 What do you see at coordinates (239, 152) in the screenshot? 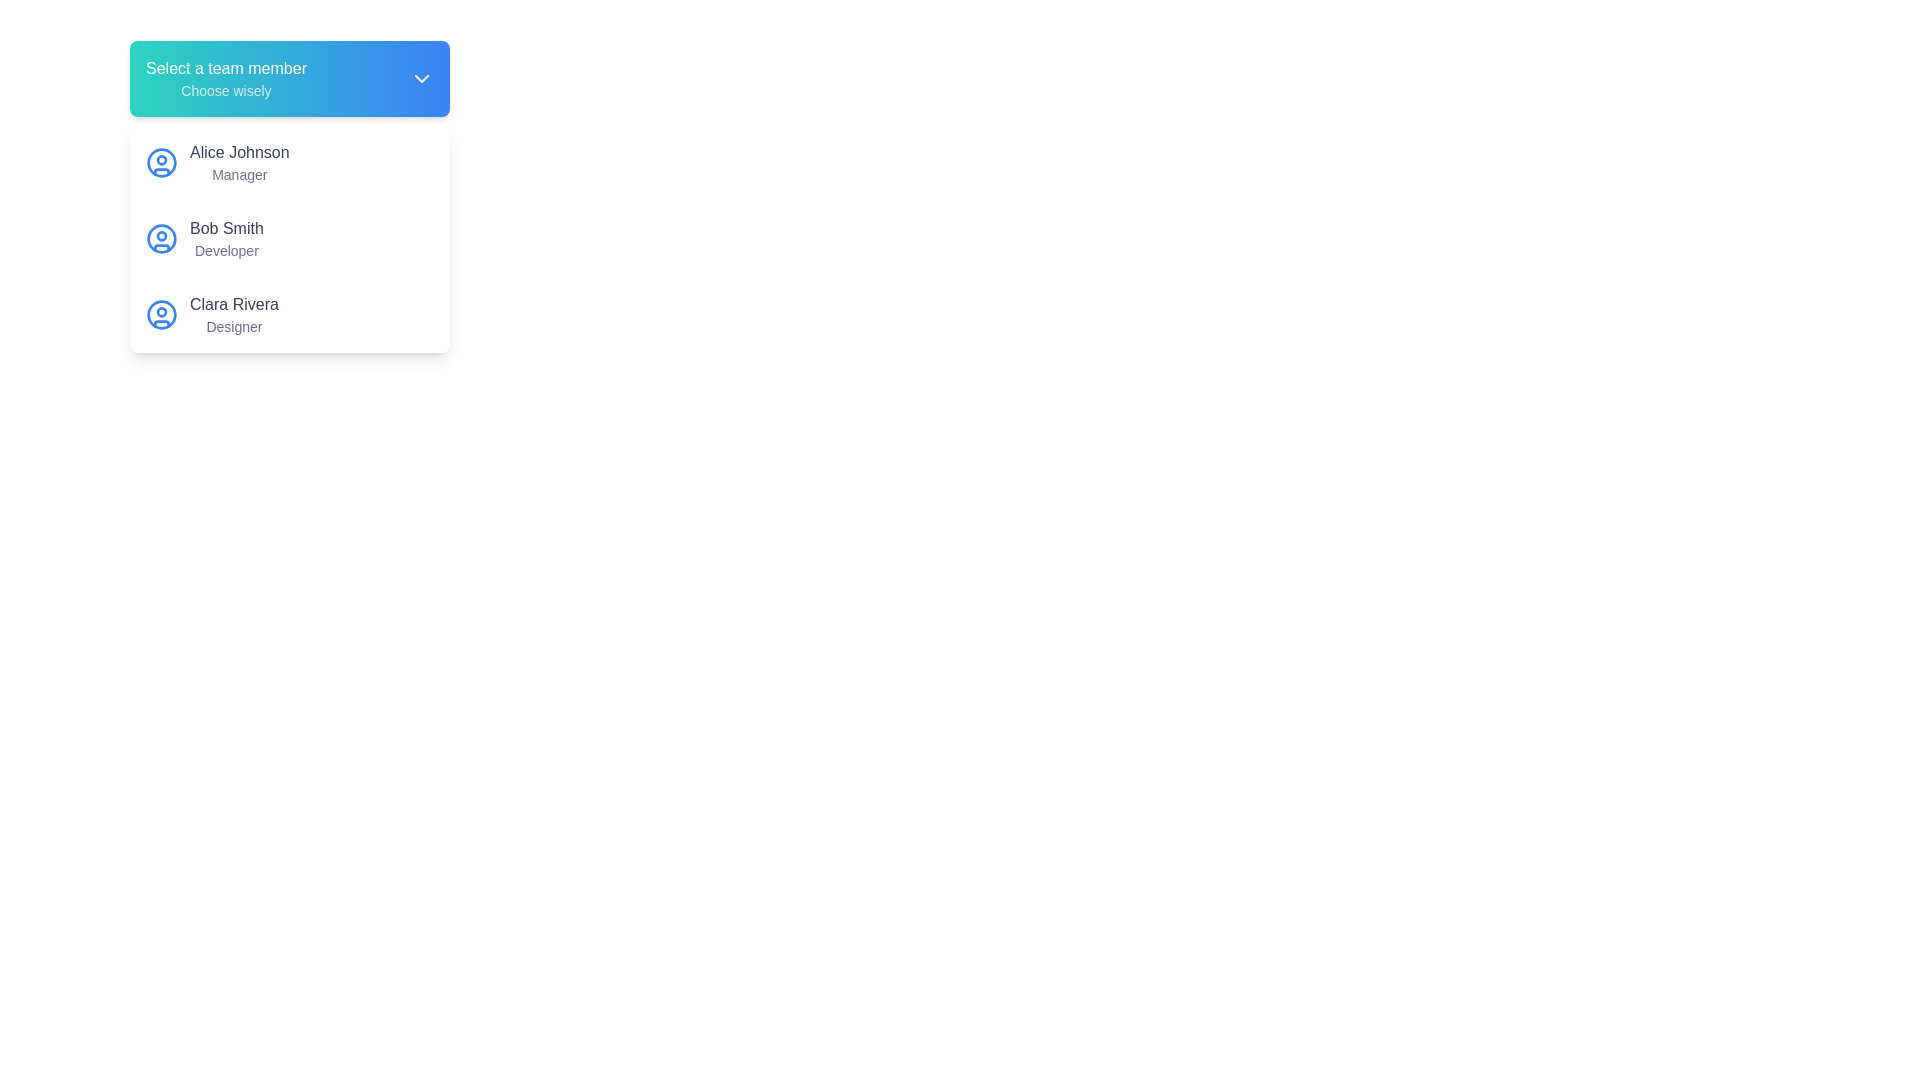
I see `the 'Alice Johnson' text label` at bounding box center [239, 152].